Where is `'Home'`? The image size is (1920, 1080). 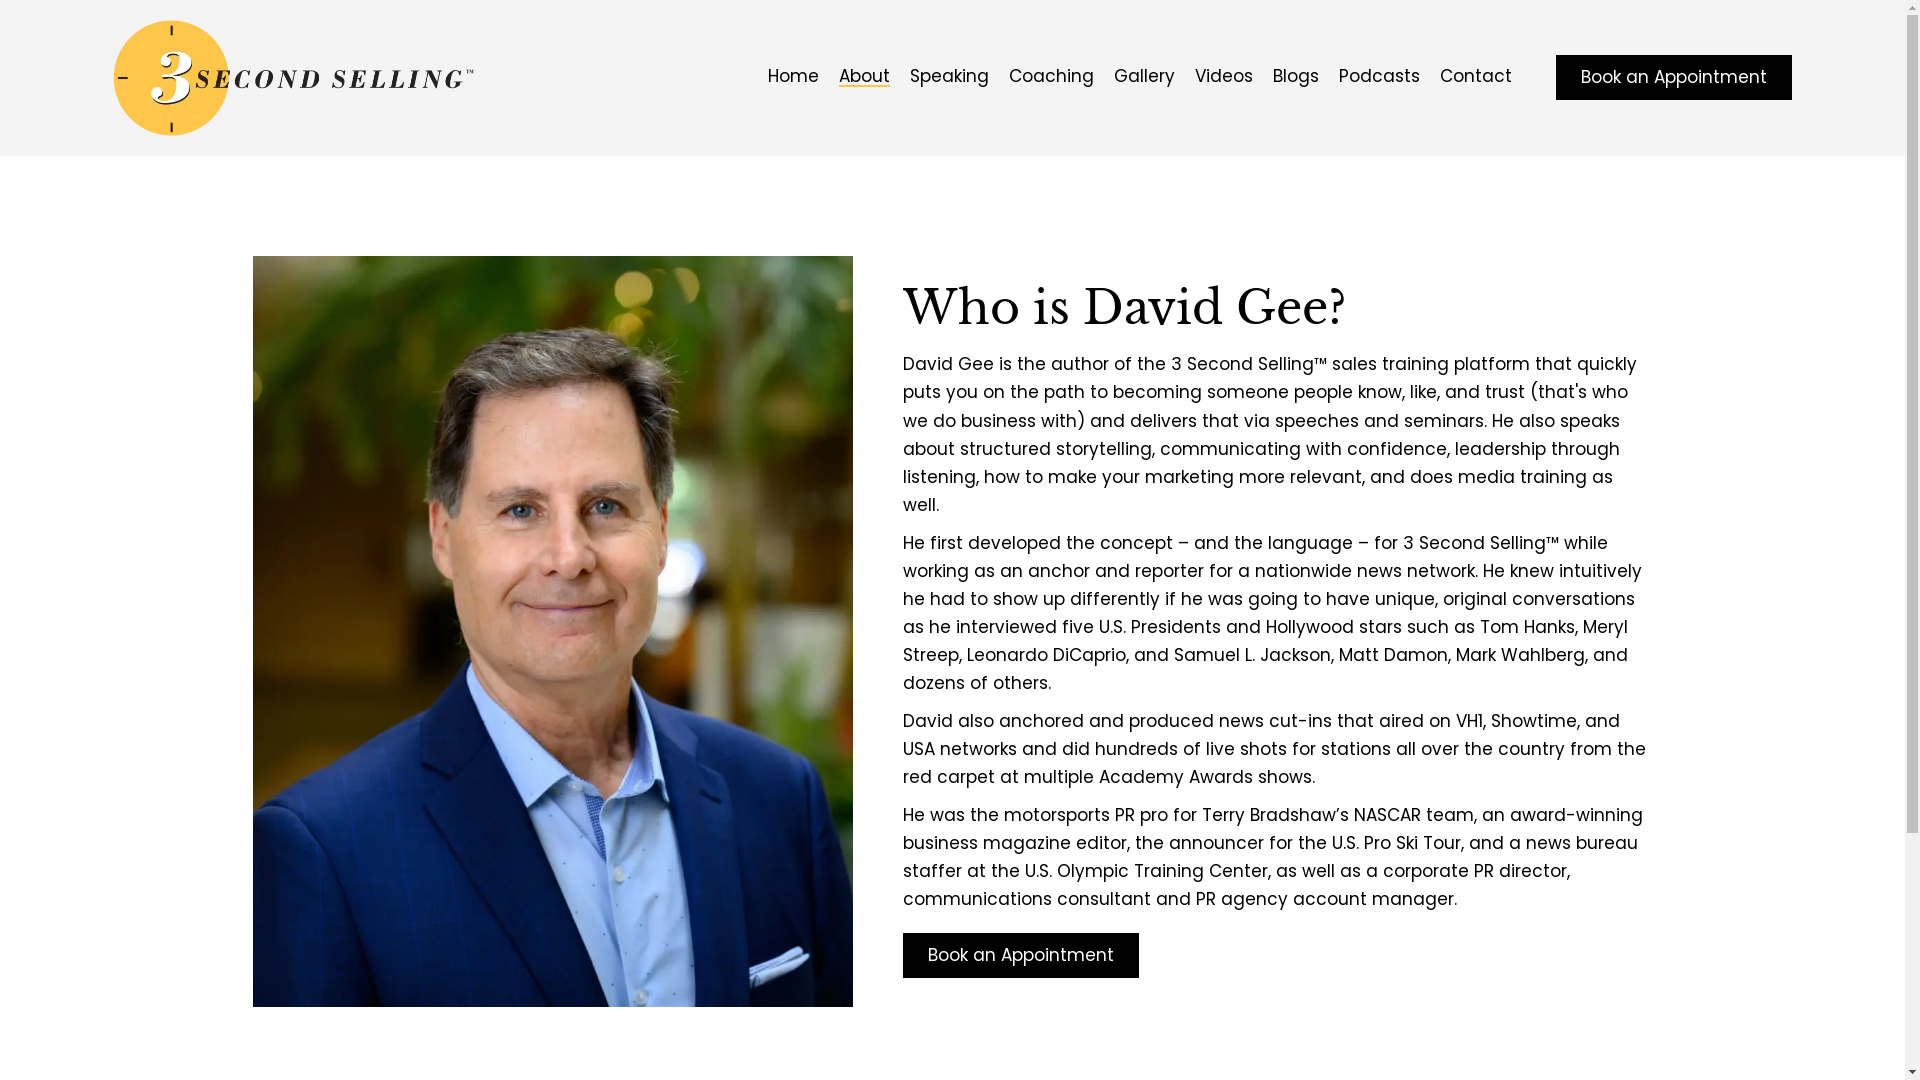
'Home' is located at coordinates (767, 76).